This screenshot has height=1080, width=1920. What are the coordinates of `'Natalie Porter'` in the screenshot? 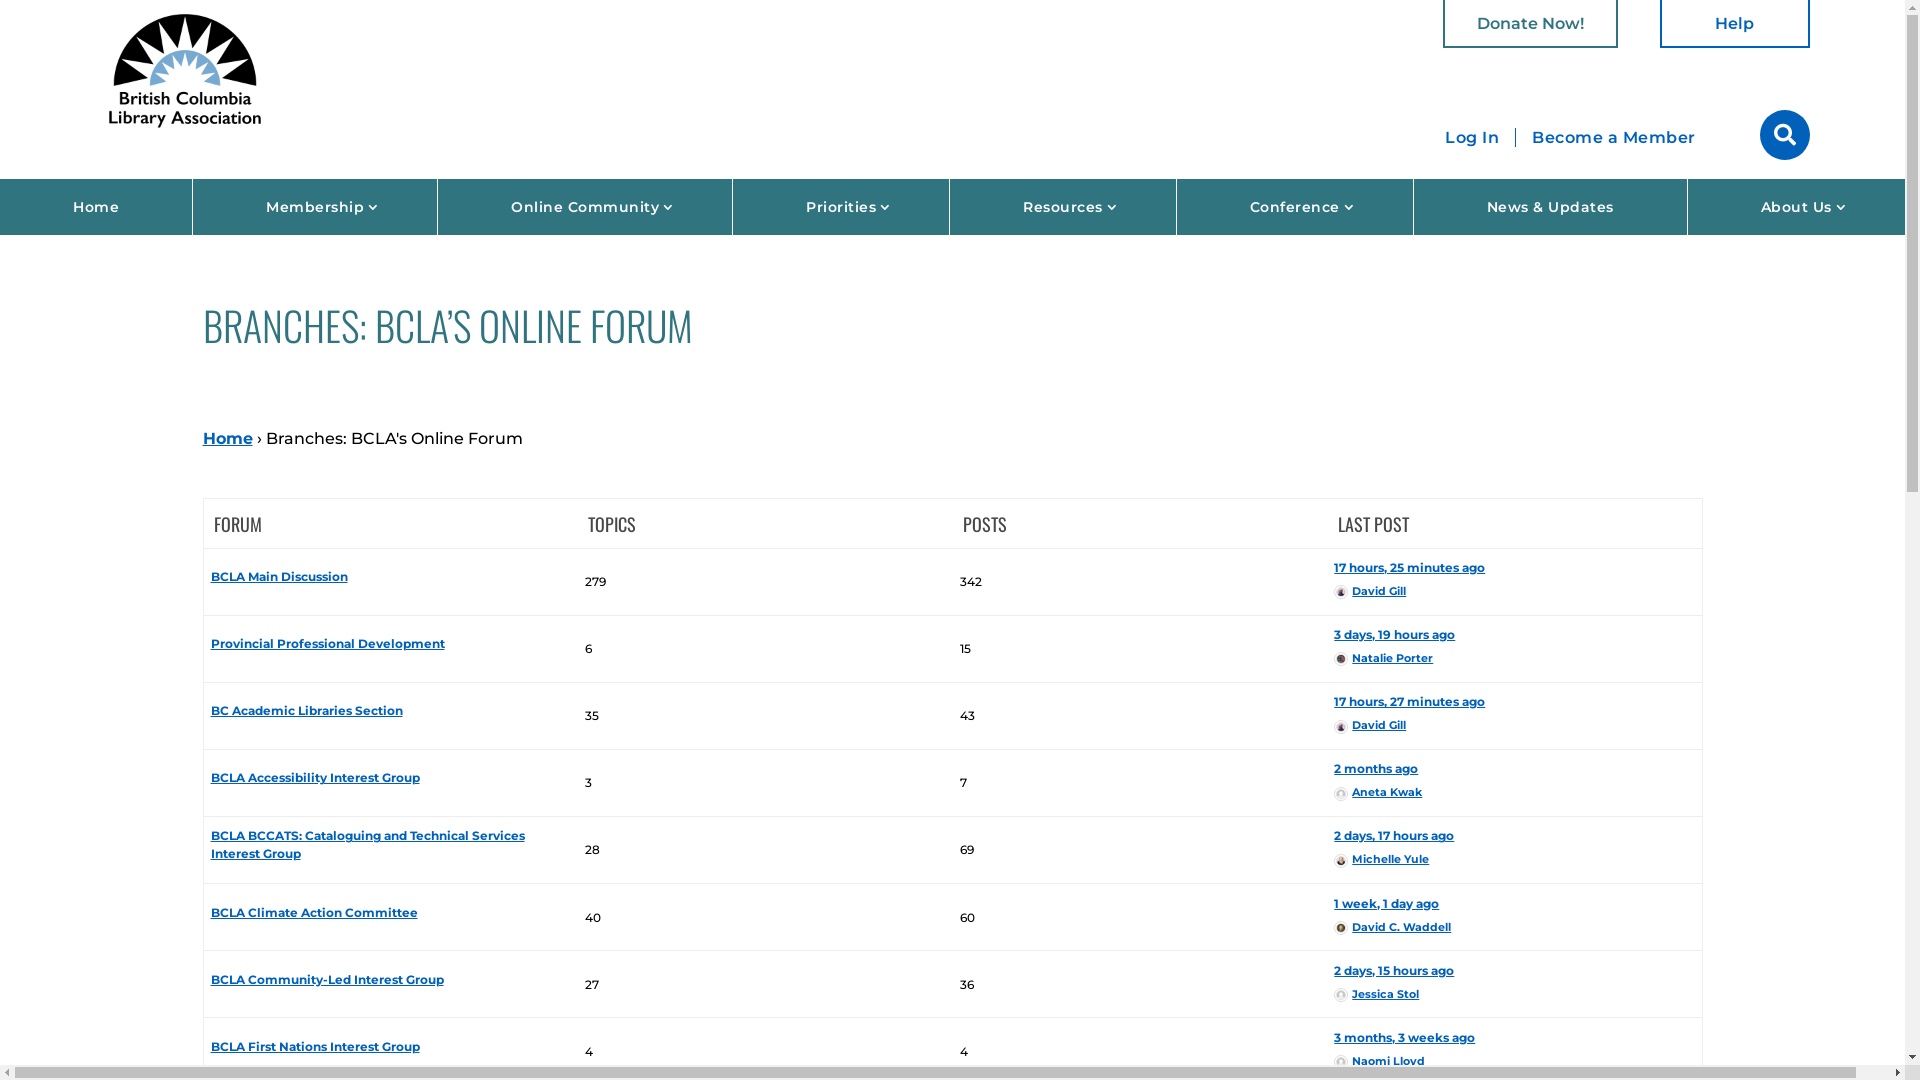 It's located at (1334, 658).